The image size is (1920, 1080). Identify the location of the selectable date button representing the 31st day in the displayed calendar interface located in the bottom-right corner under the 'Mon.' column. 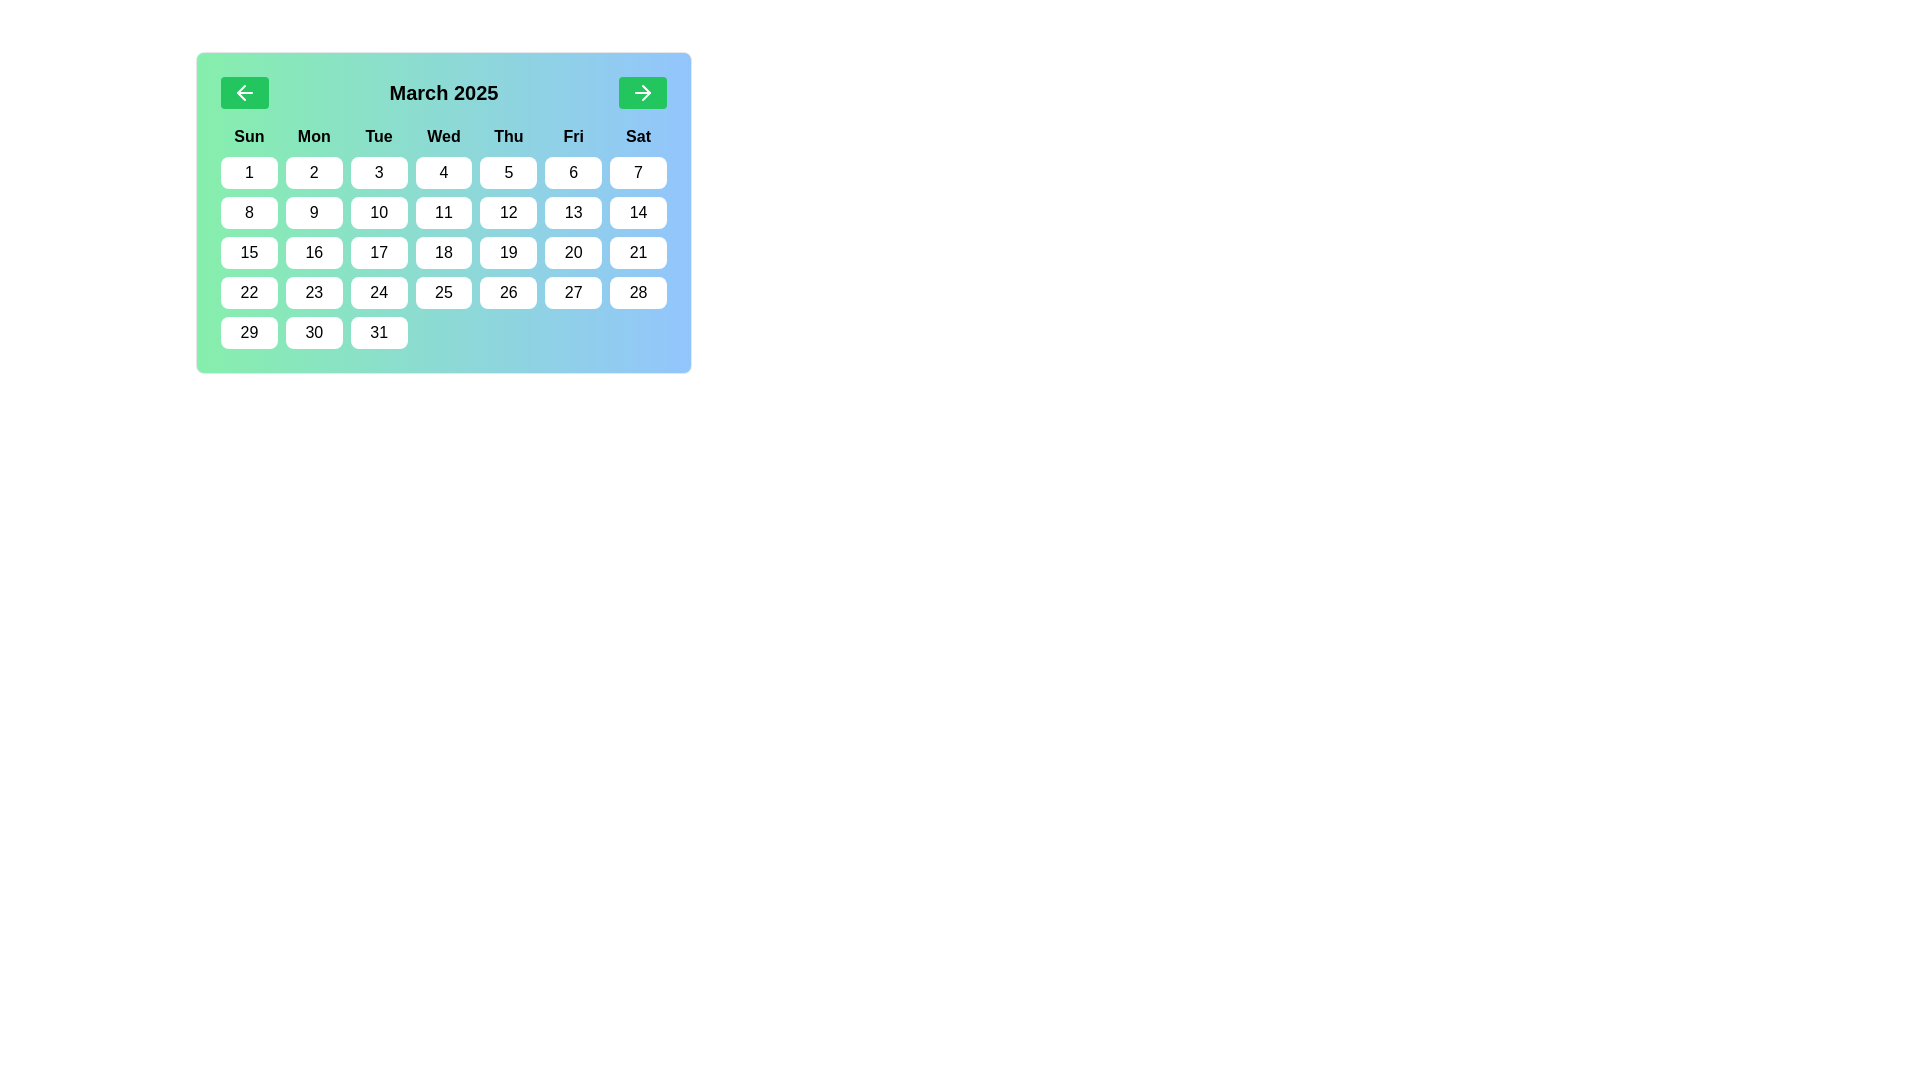
(379, 331).